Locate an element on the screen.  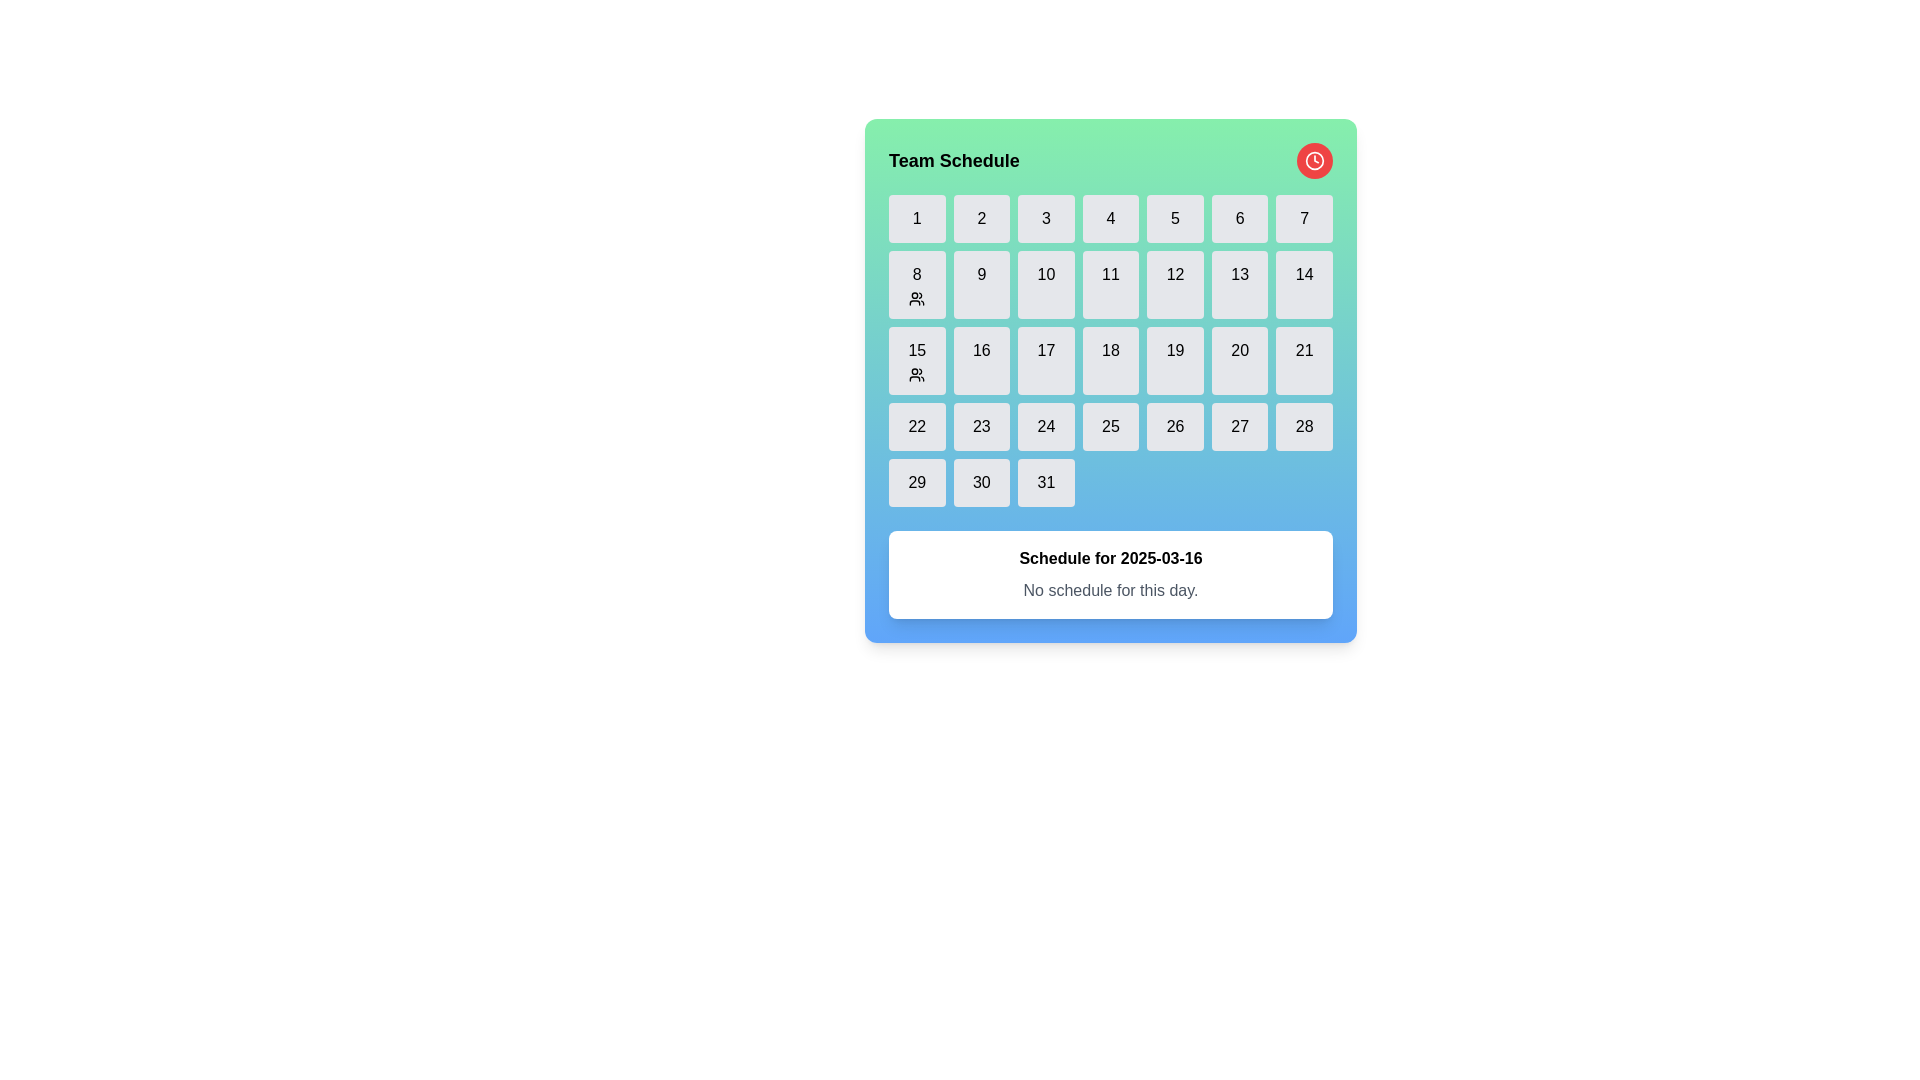
the selectable date button for the date '28' located in the last row and sixth column of the calendar grid is located at coordinates (1304, 426).